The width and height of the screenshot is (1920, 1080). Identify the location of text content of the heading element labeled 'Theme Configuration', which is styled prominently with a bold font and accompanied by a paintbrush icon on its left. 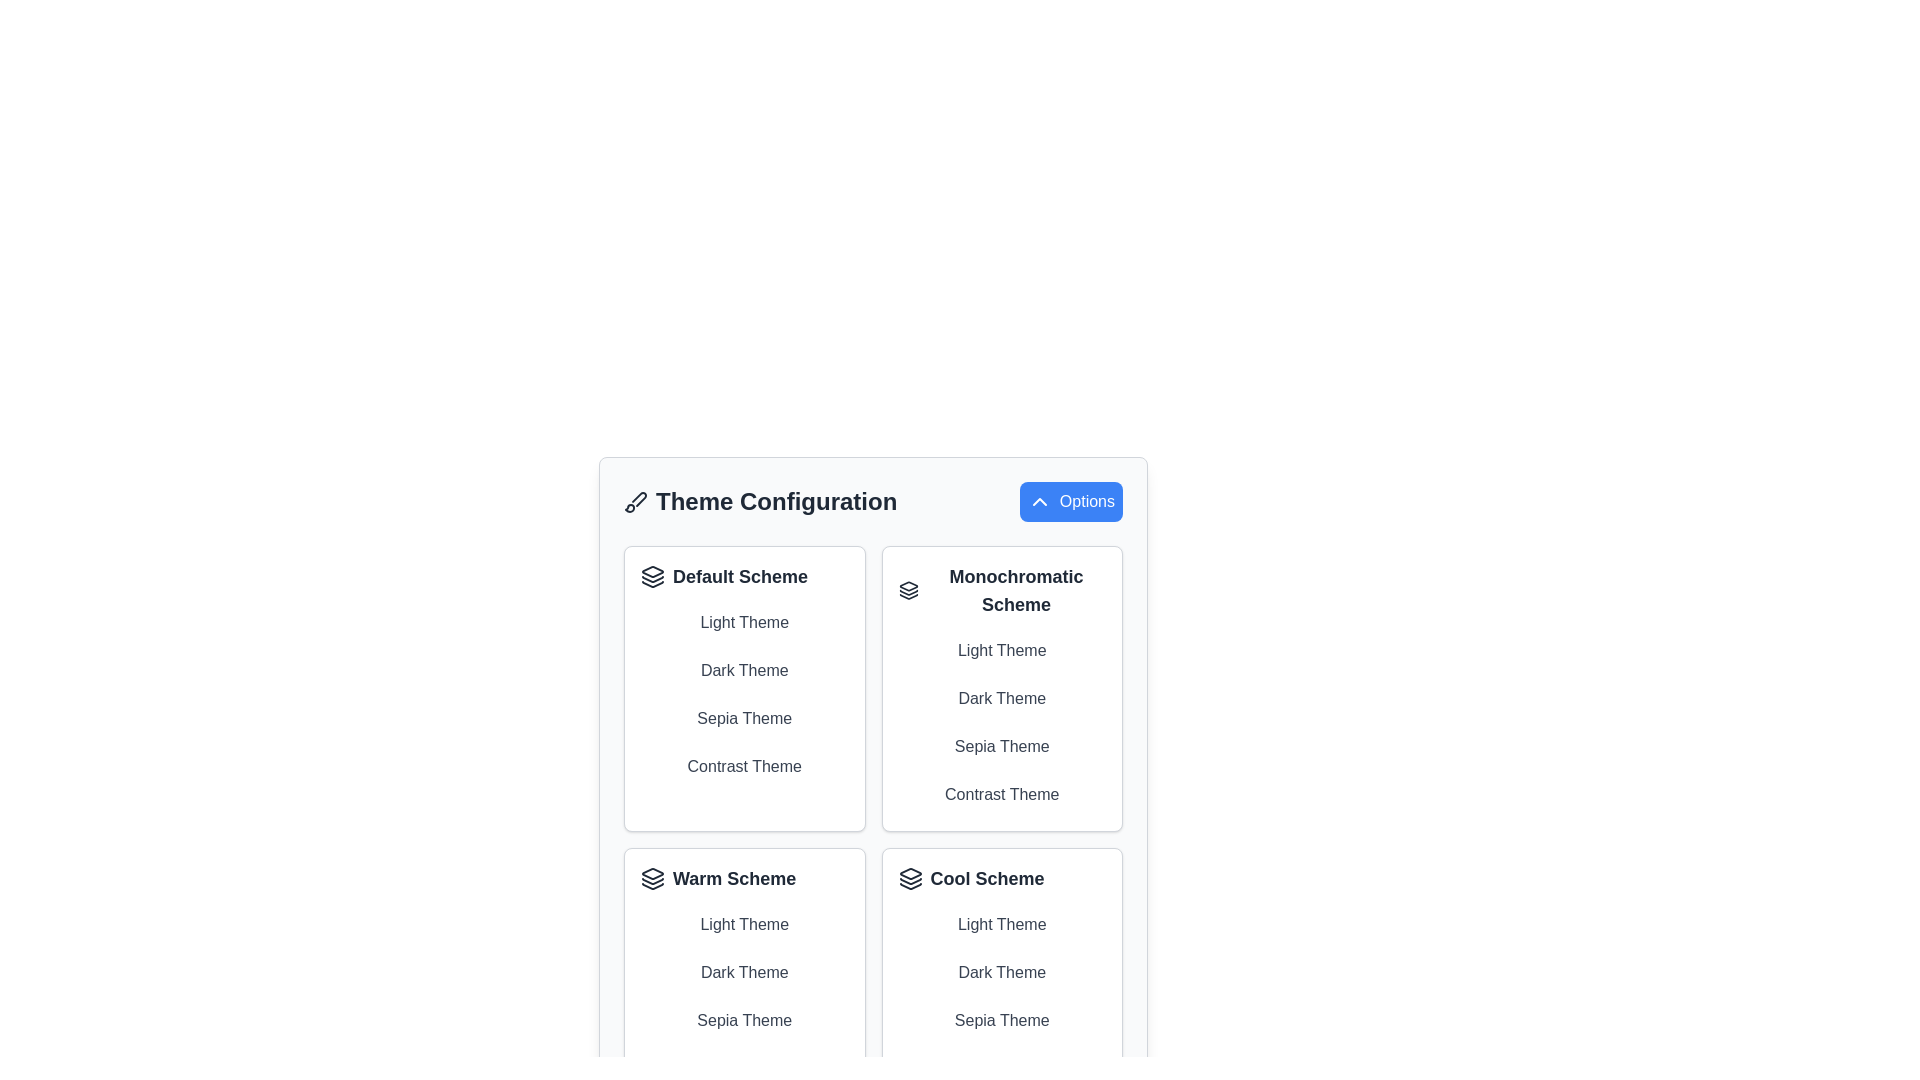
(759, 500).